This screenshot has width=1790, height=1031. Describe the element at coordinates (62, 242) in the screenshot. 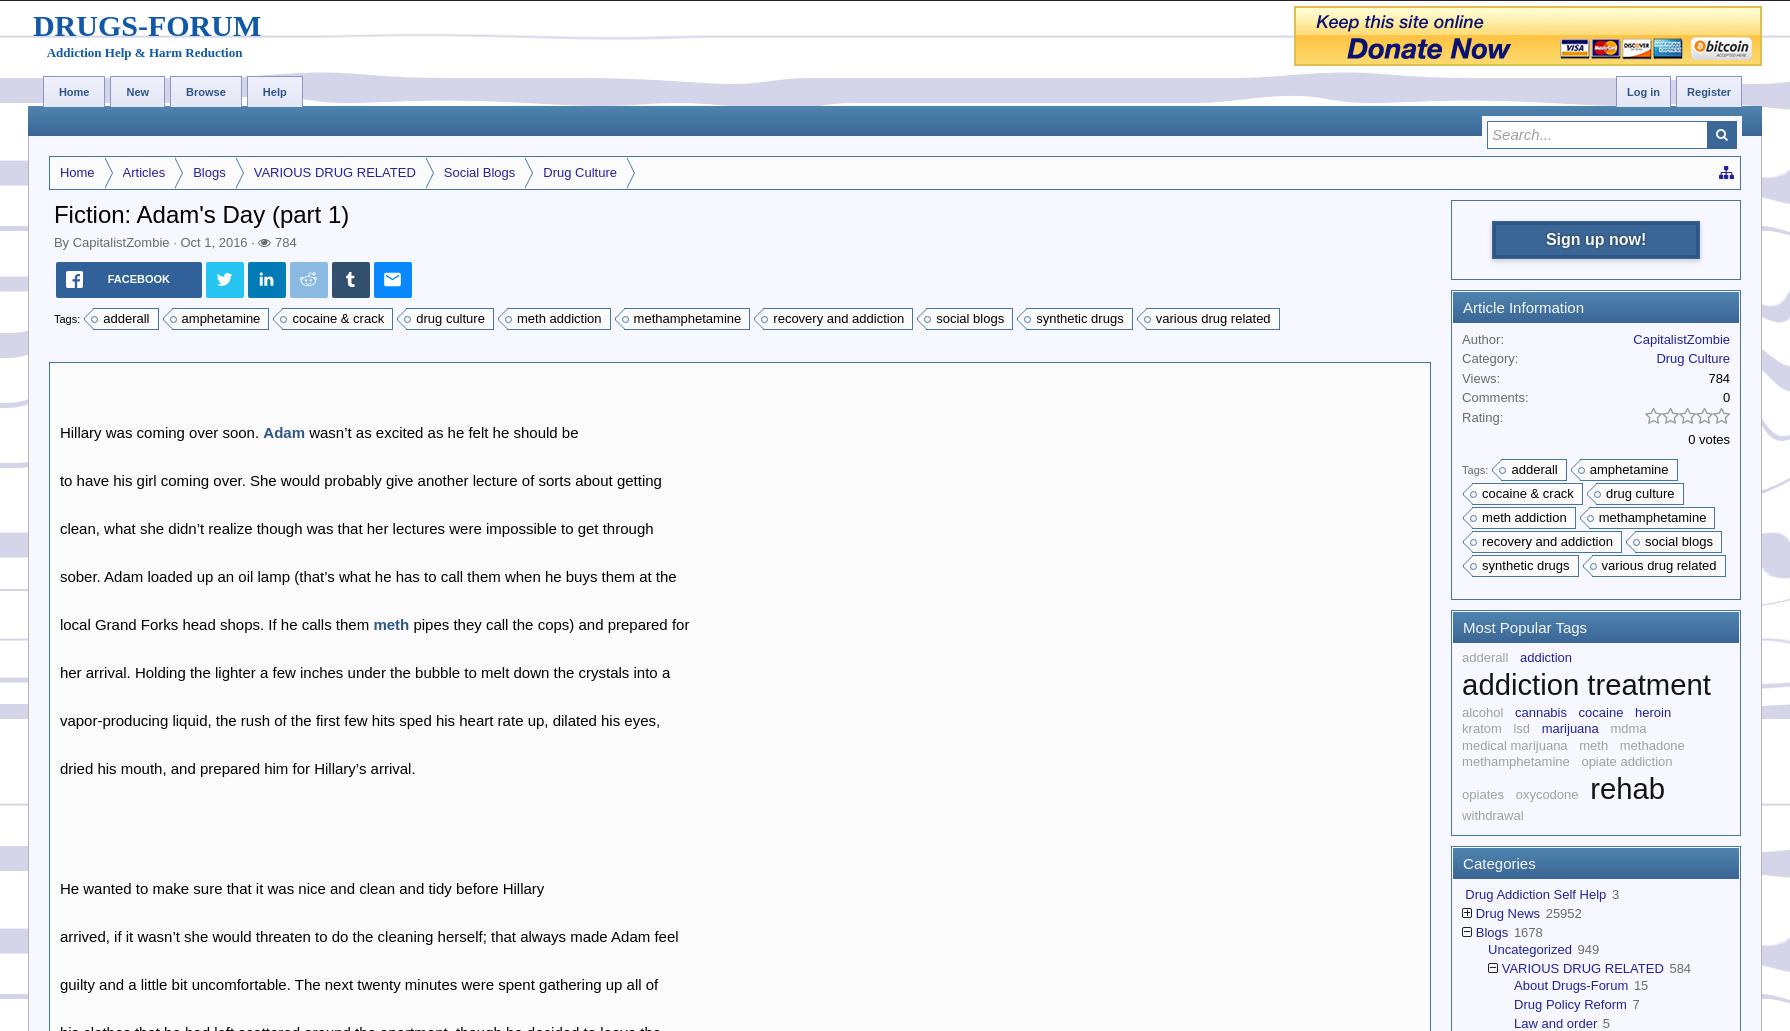

I see `'By'` at that location.